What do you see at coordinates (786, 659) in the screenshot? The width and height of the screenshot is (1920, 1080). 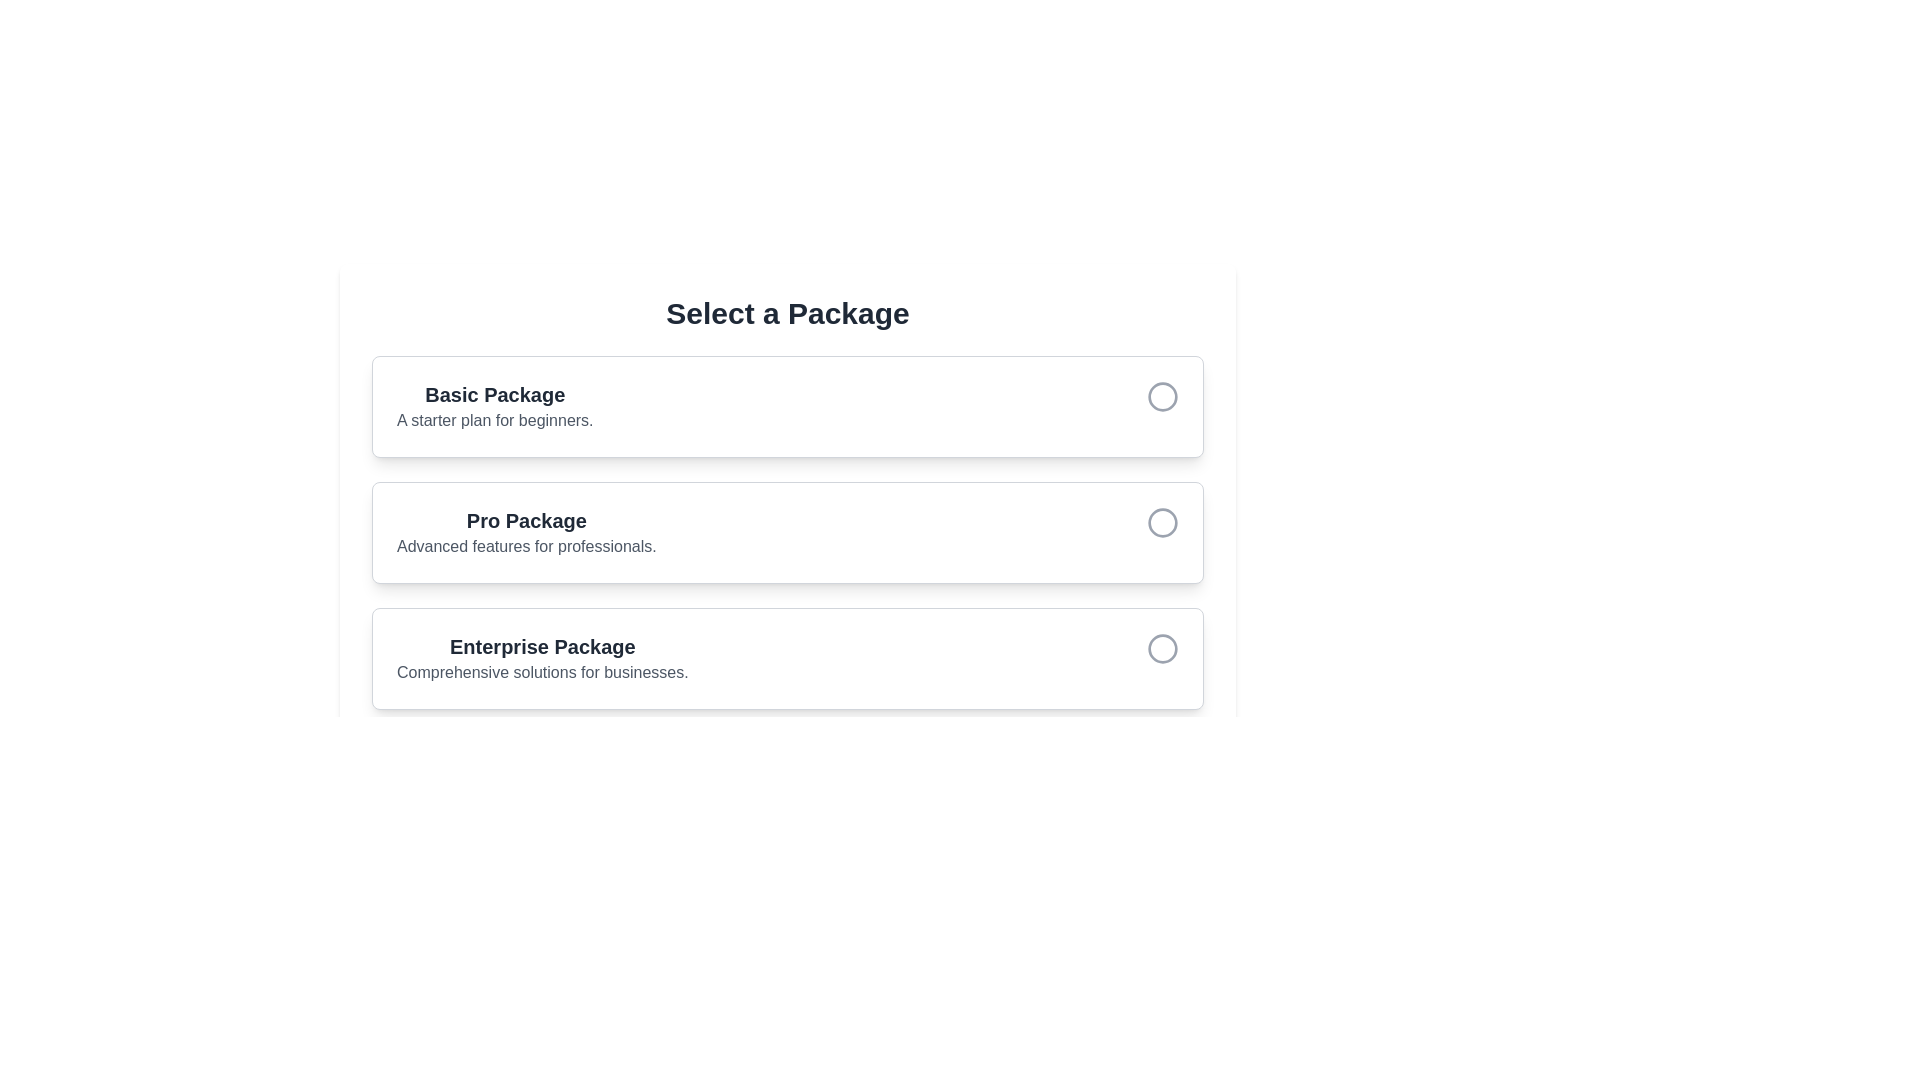 I see `the 'Enterprise Package' card, which is the third card in a vertical list of three options` at bounding box center [786, 659].